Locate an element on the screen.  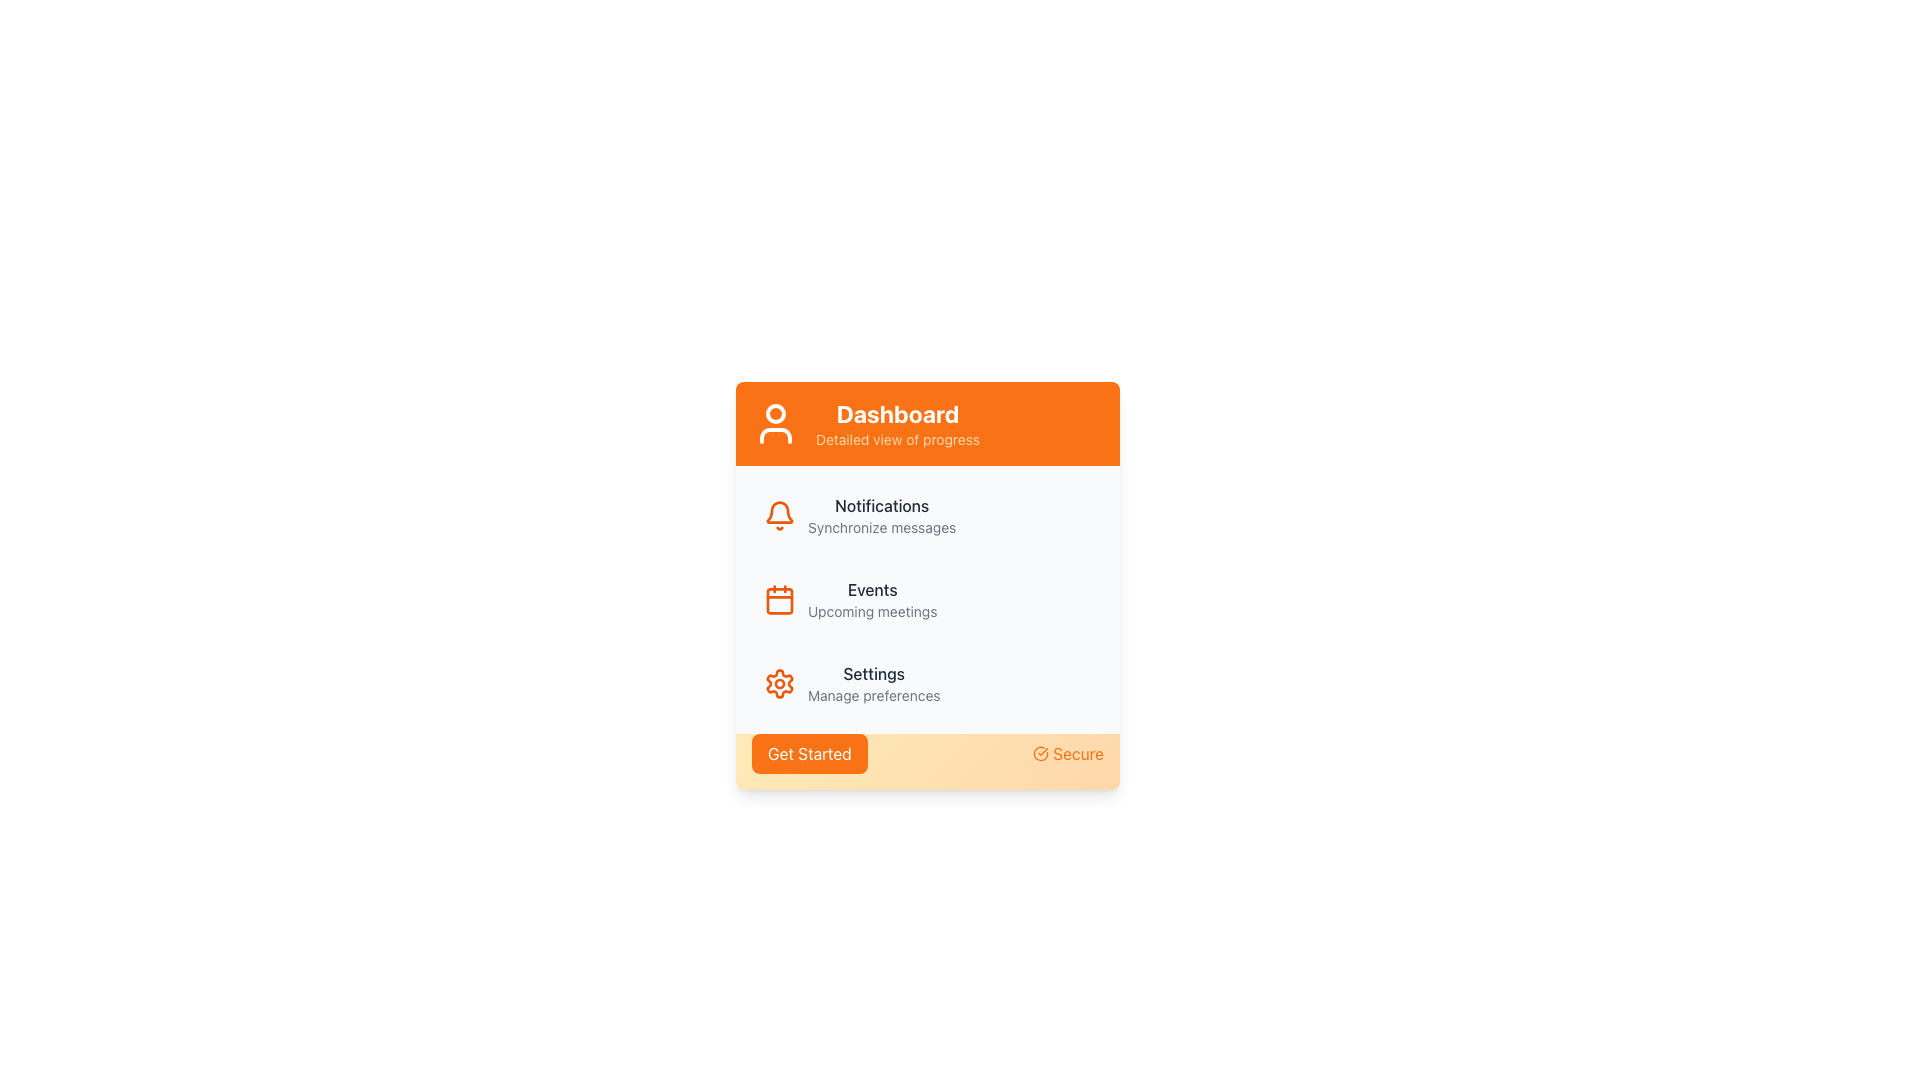
the text display element that serves as a navigation link for managing user settings and preferences, located in the settings section of the user panel, positioned under the gear icon and is the third item in the list is located at coordinates (874, 682).